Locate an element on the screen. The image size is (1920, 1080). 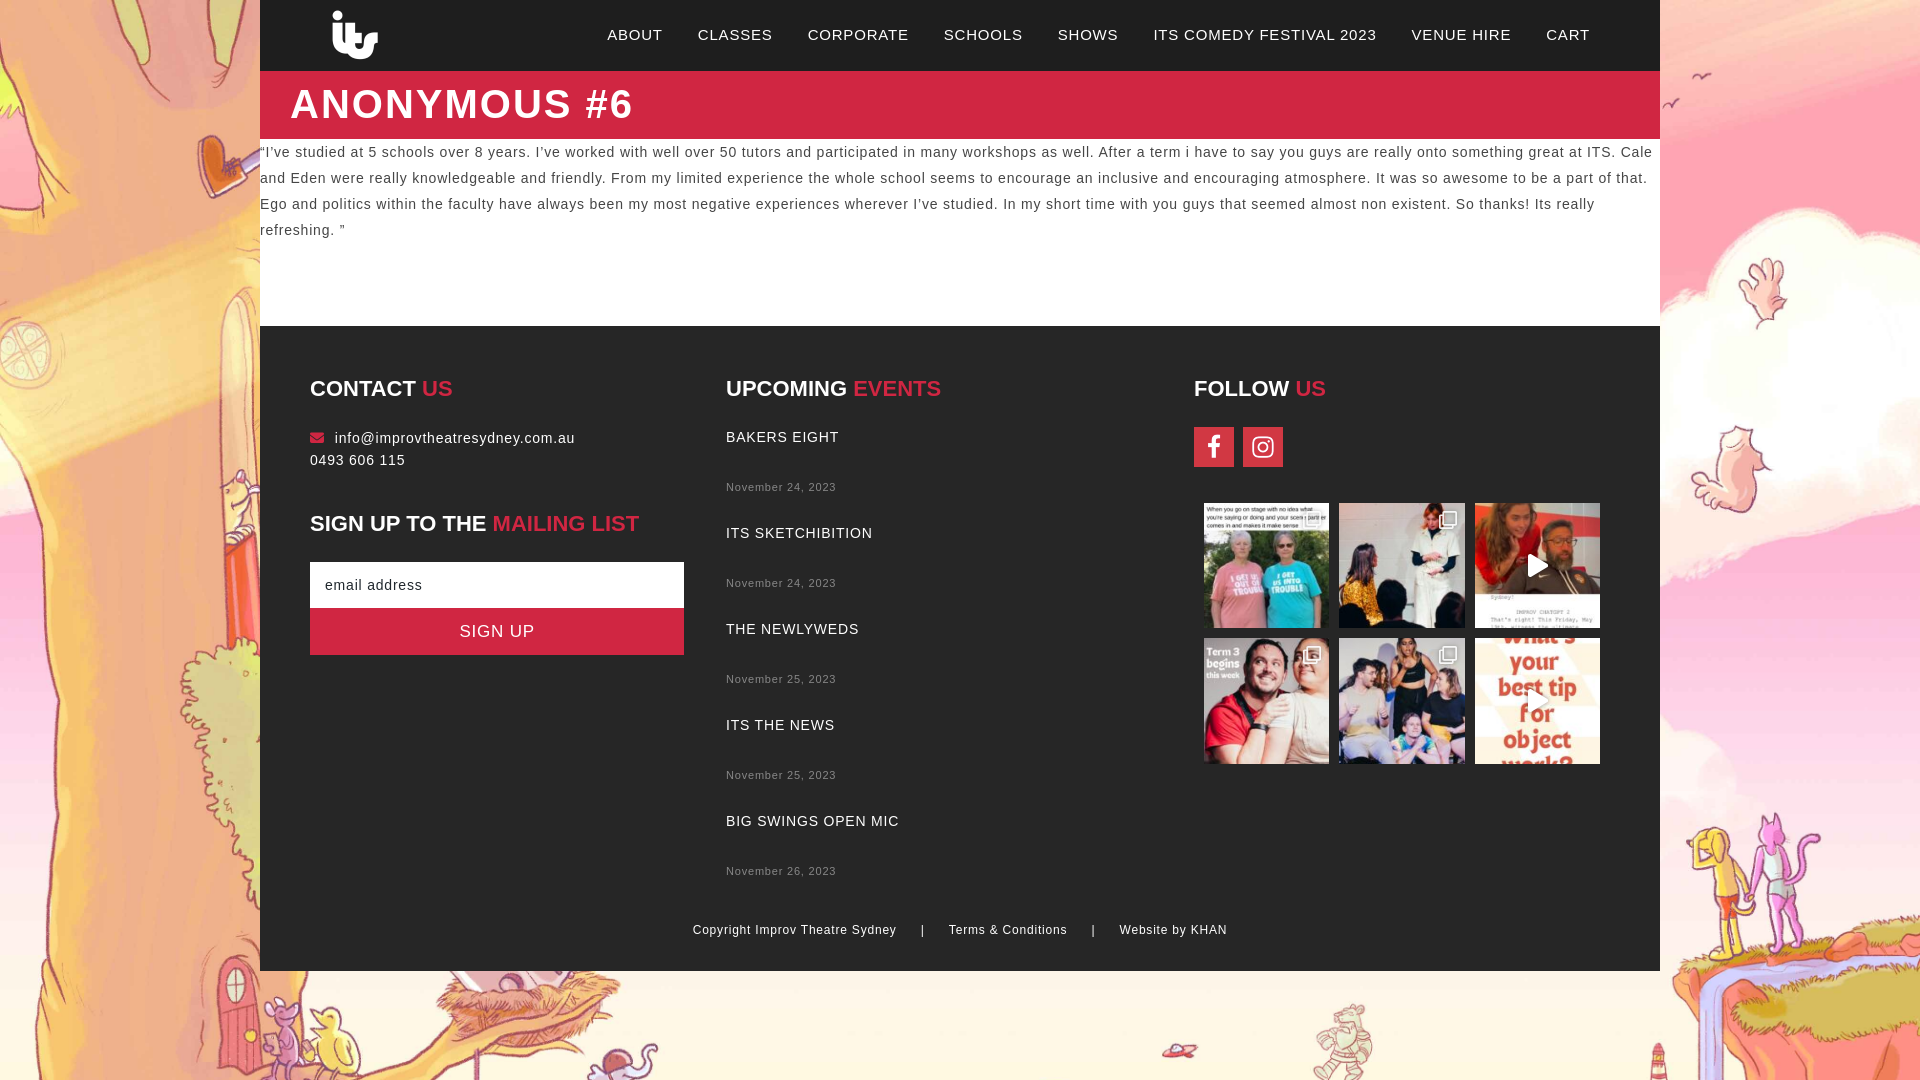
'CORPORATE' is located at coordinates (807, 34).